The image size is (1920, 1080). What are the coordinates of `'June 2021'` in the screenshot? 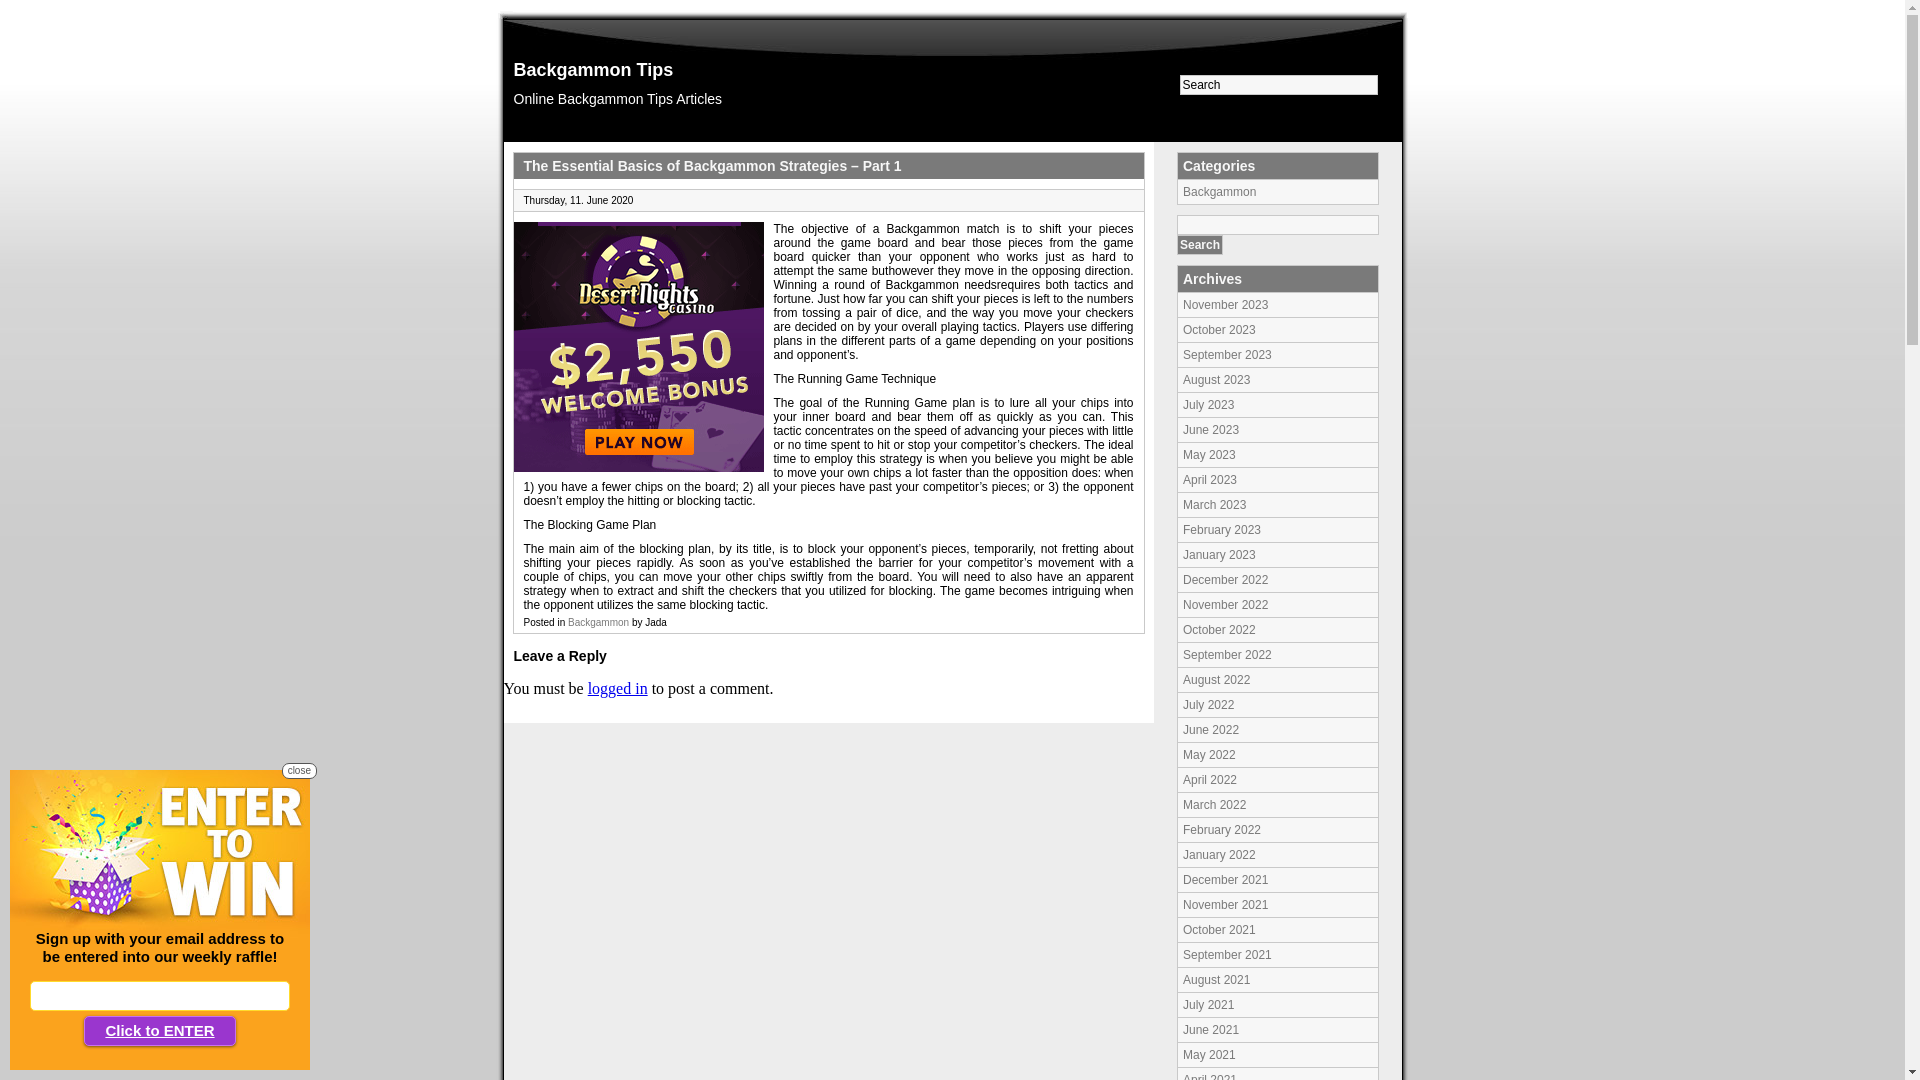 It's located at (1182, 1029).